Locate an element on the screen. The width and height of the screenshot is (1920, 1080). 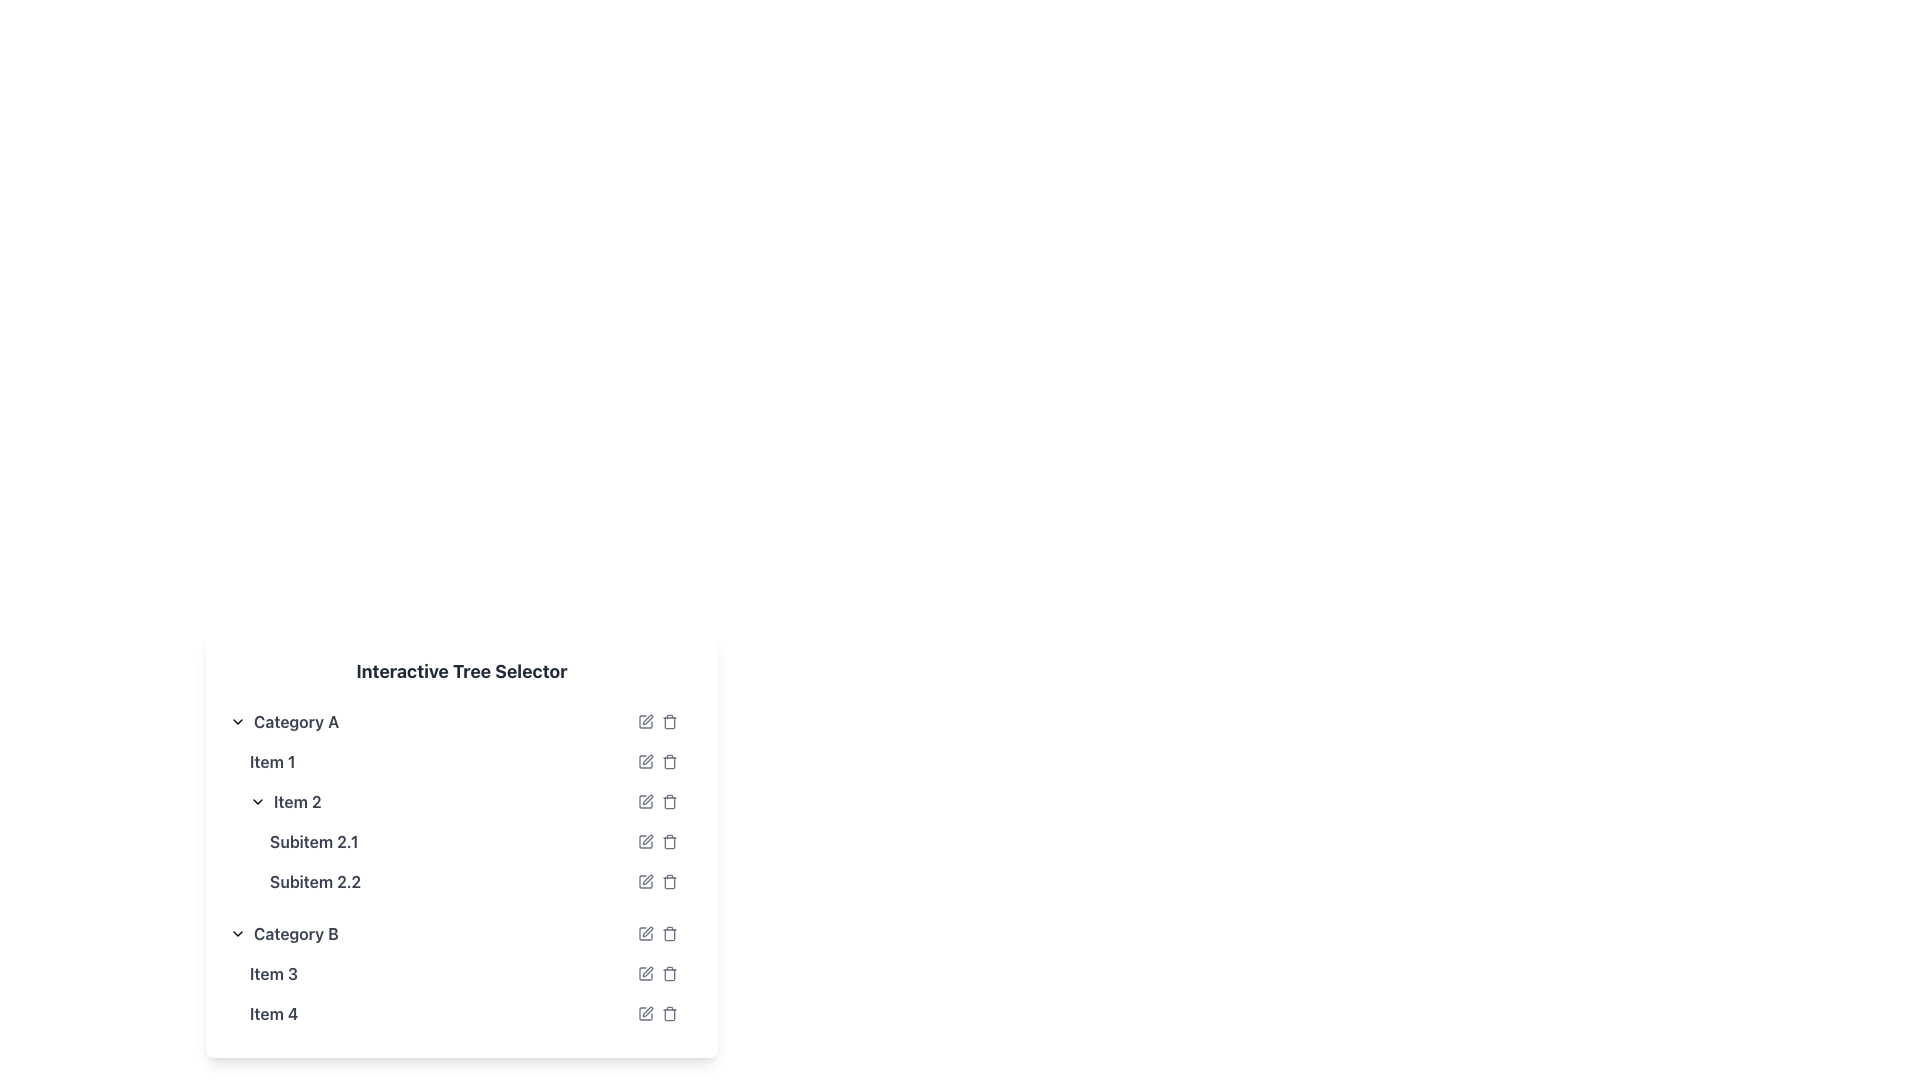
the pen-like icon to the right of 'Category A' to initiate the edit functionality is located at coordinates (648, 720).